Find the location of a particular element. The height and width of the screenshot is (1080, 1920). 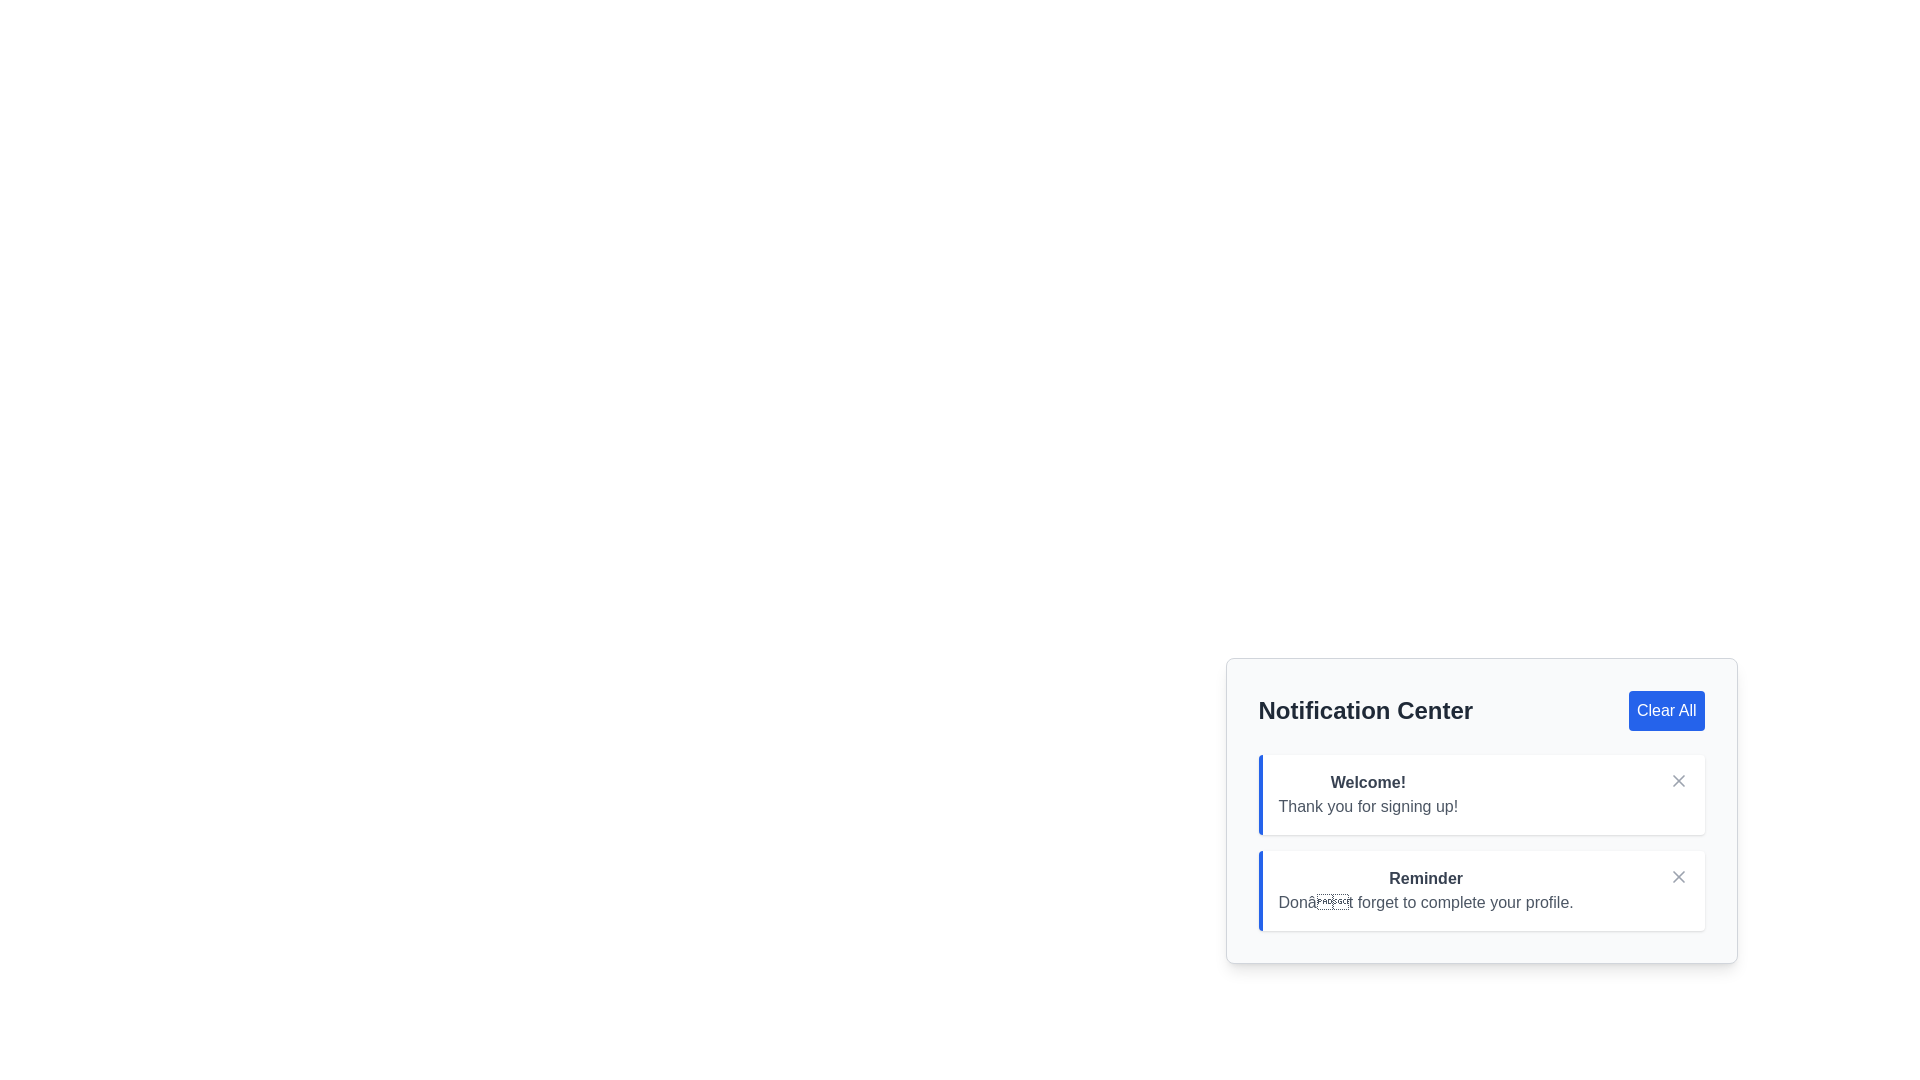

the text label displaying 'Thank you for signing up!' located in the 'Notification Center' pop-up is located at coordinates (1367, 805).